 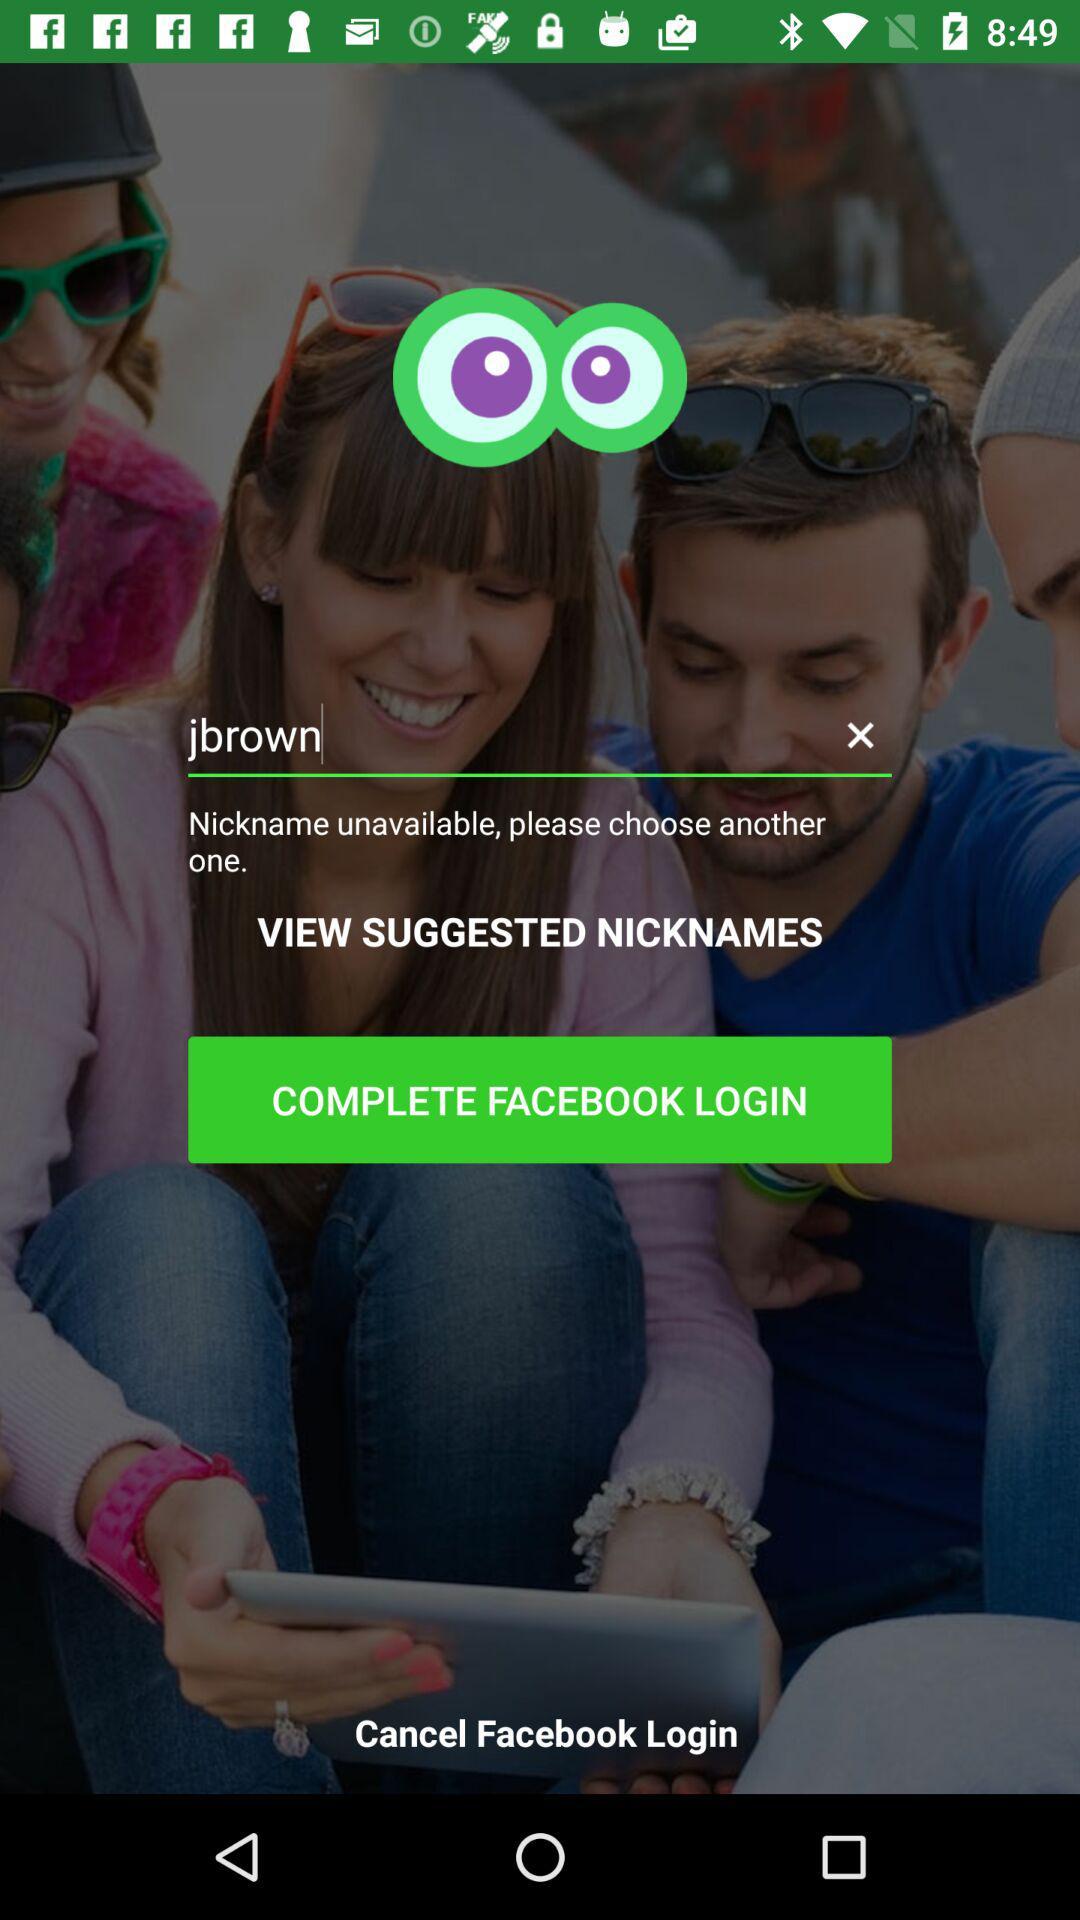 I want to click on the close icon, so click(x=859, y=733).